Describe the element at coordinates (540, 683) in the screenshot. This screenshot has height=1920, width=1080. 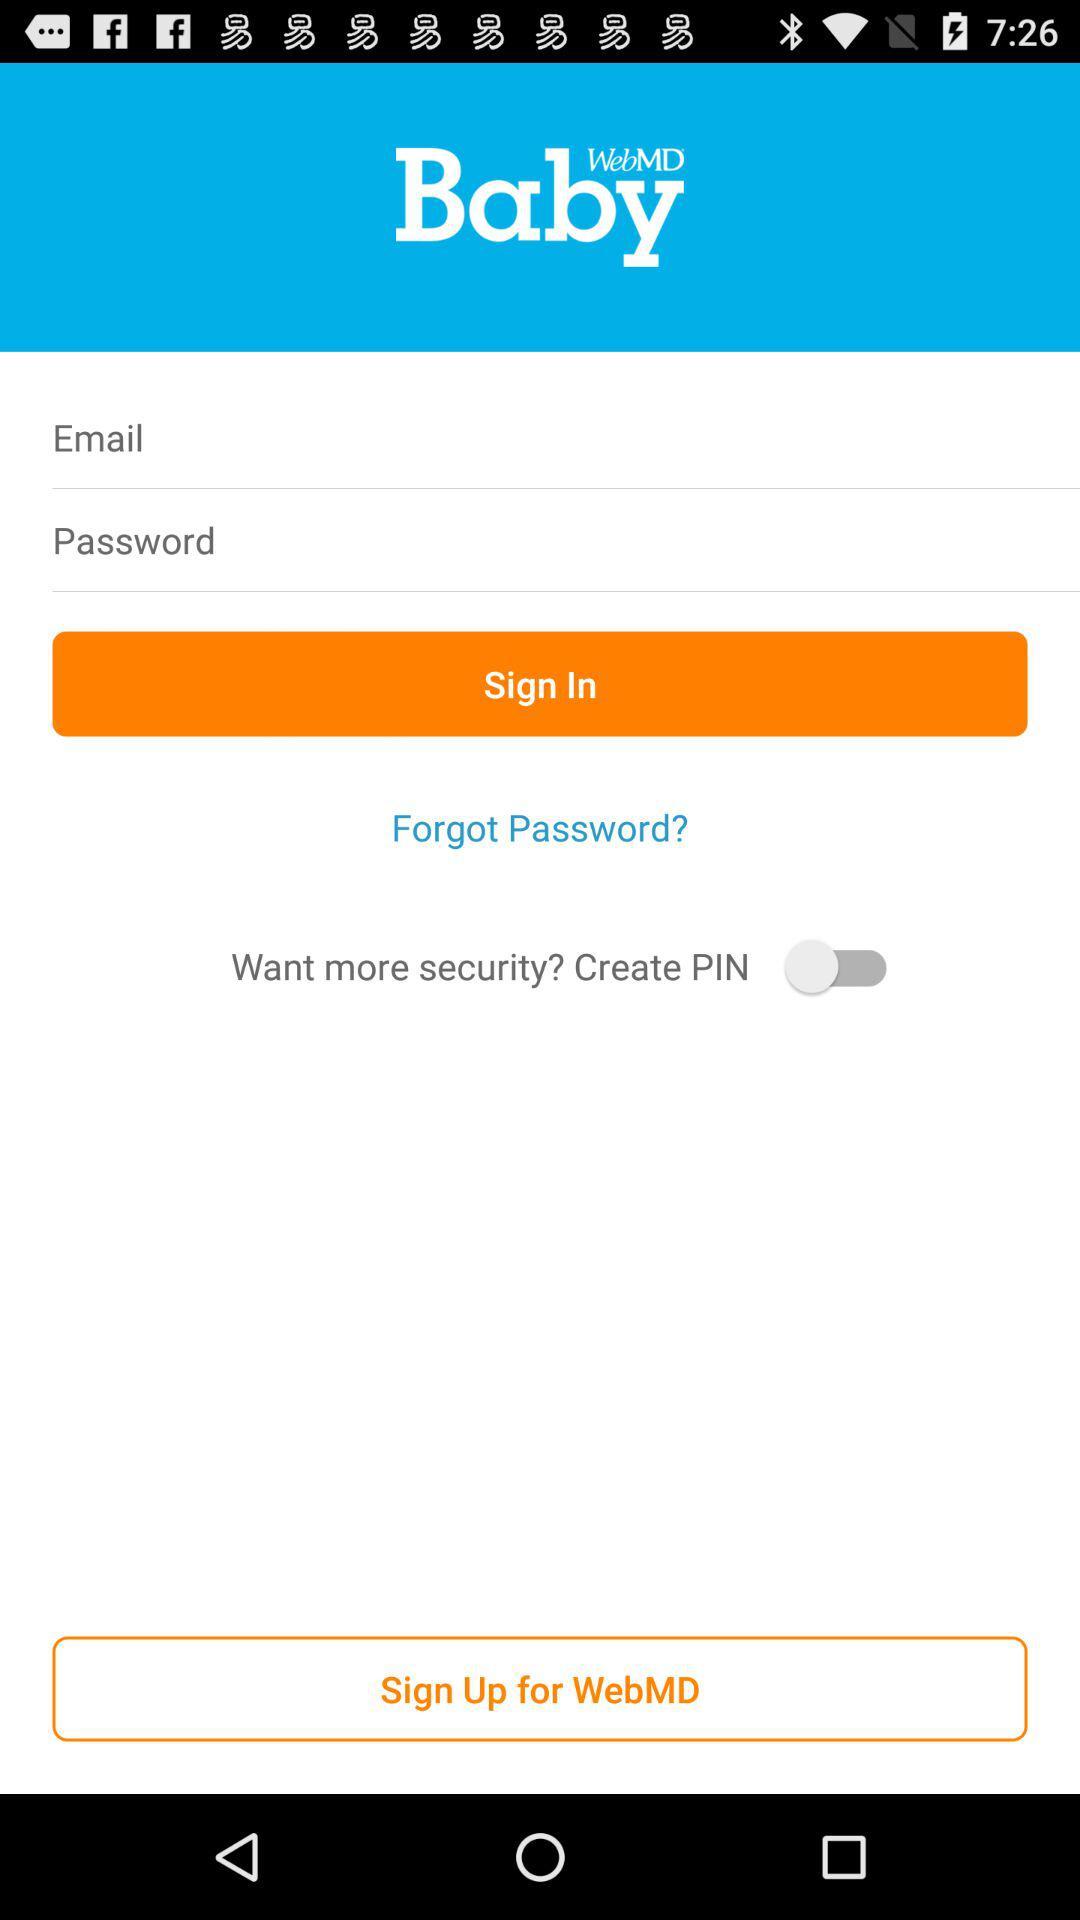
I see `item above forgot password? icon` at that location.